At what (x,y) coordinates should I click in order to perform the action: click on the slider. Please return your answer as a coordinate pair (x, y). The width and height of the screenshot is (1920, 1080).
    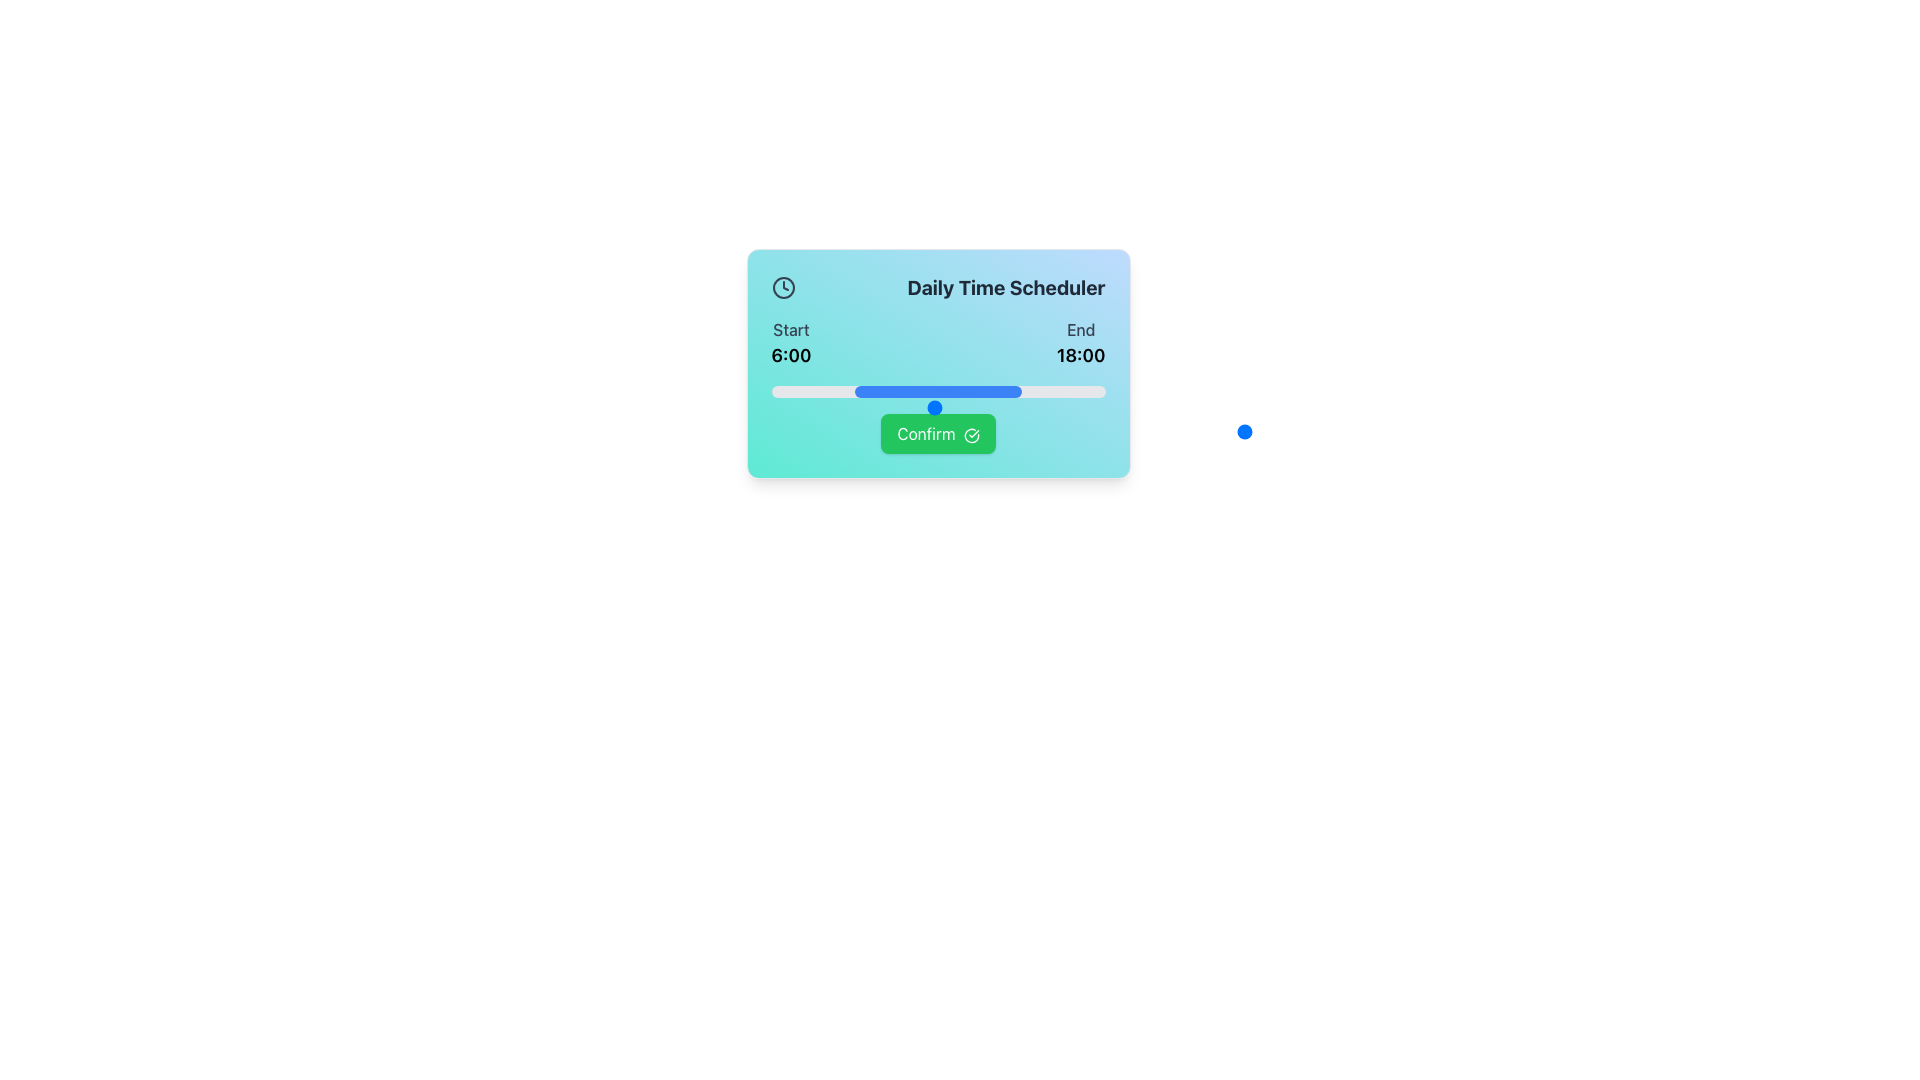
    Looking at the image, I should click on (777, 392).